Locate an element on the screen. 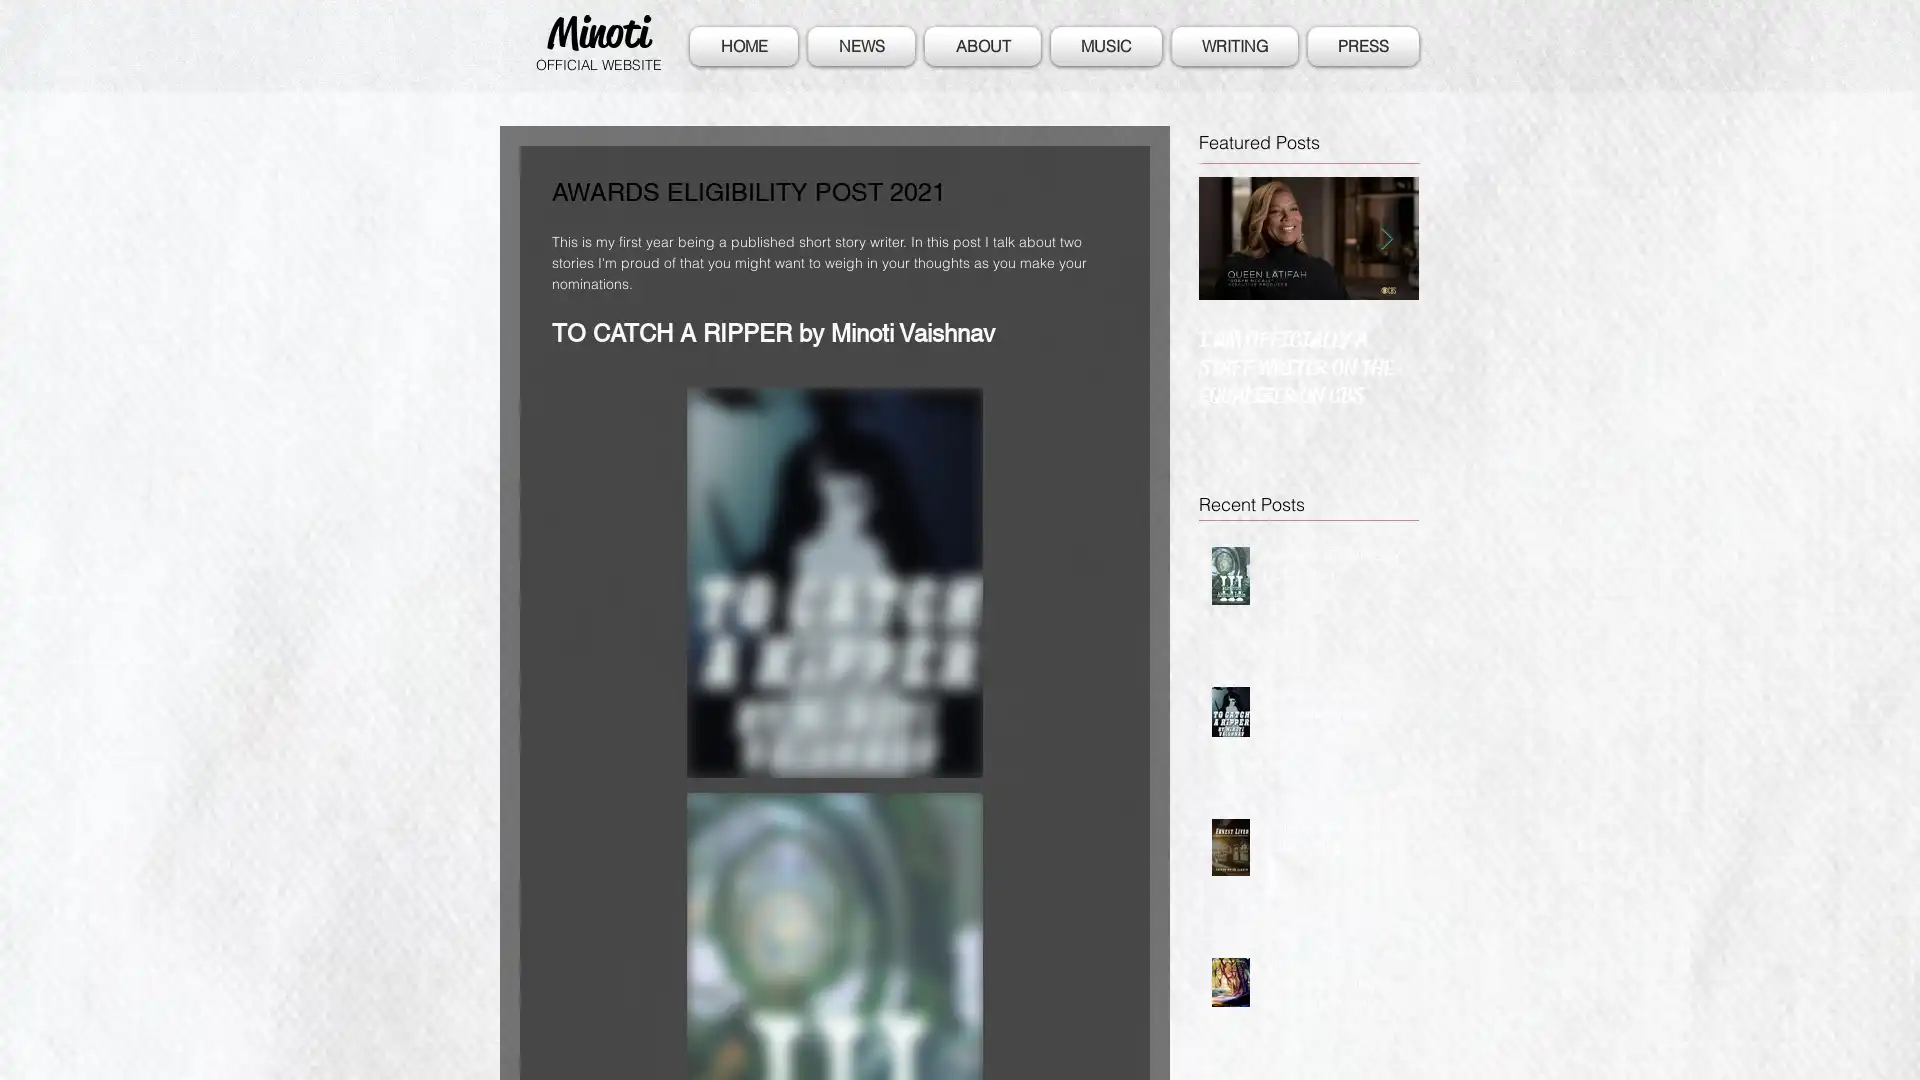 The image size is (1920, 1080). Previous Item is located at coordinates (1229, 236).